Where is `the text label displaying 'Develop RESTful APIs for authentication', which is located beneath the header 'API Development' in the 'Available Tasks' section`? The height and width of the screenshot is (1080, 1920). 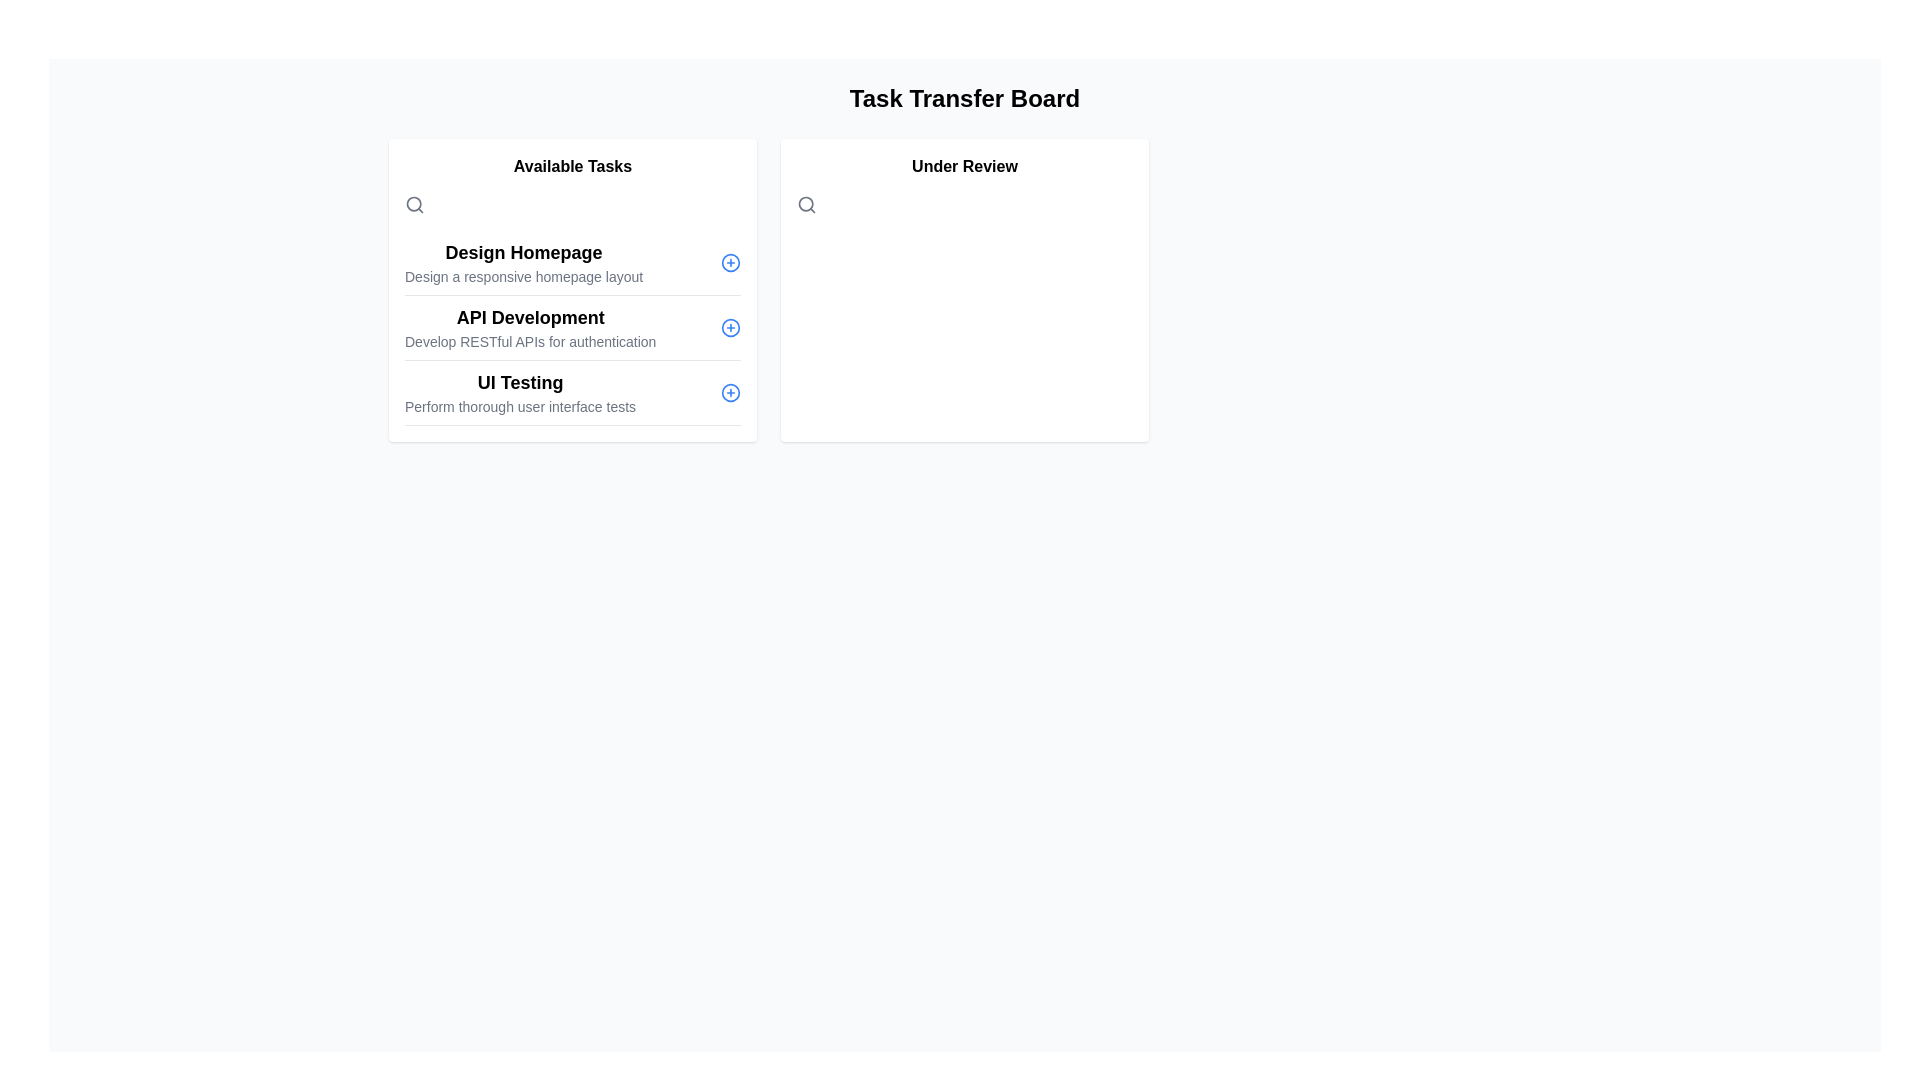 the text label displaying 'Develop RESTful APIs for authentication', which is located beneath the header 'API Development' in the 'Available Tasks' section is located at coordinates (530, 341).